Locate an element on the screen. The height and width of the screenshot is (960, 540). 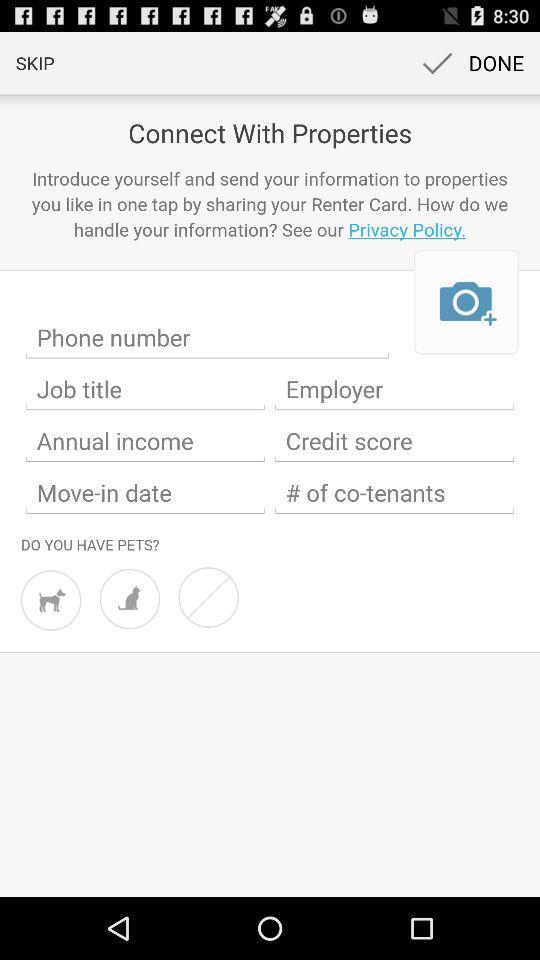
no pets is located at coordinates (207, 597).